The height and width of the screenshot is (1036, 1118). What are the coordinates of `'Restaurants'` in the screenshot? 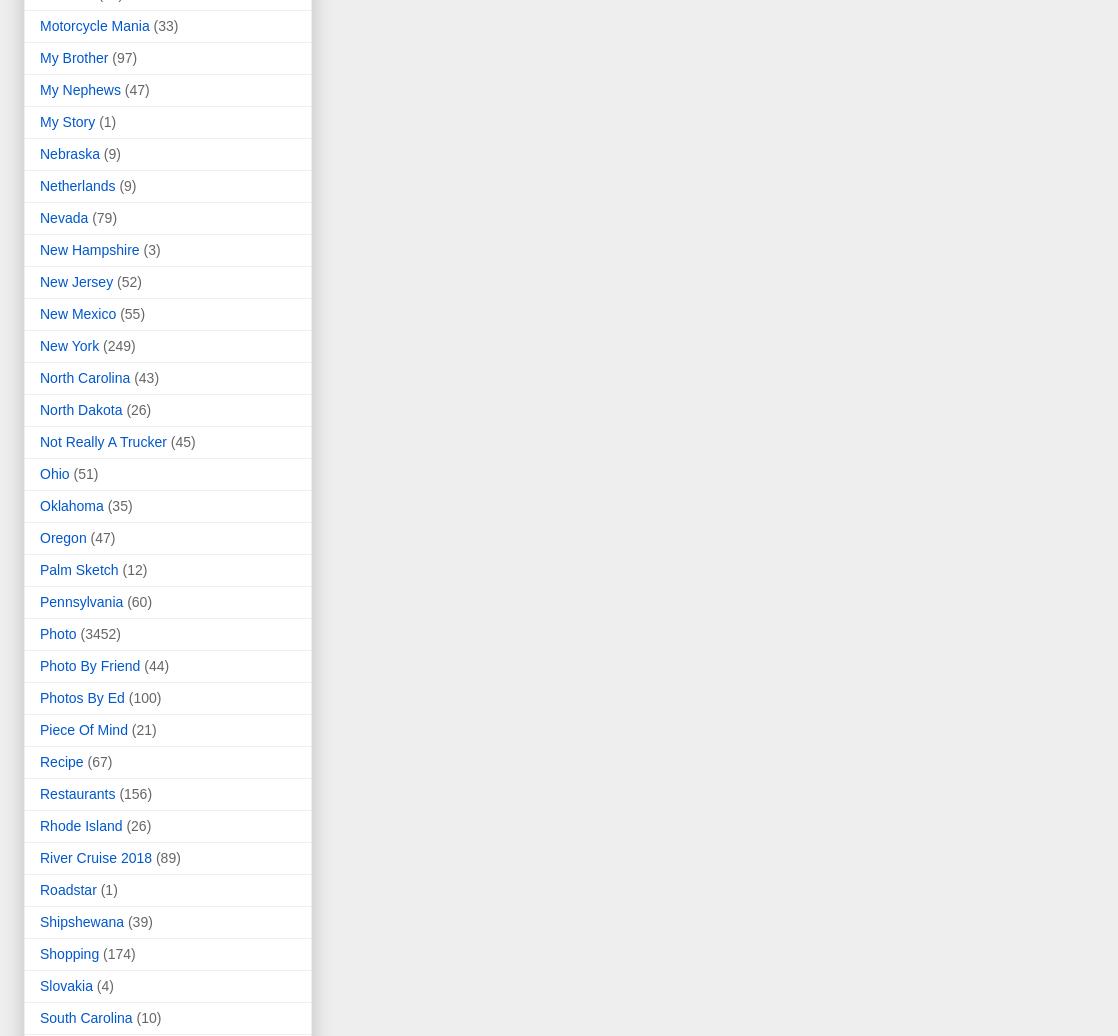 It's located at (77, 793).